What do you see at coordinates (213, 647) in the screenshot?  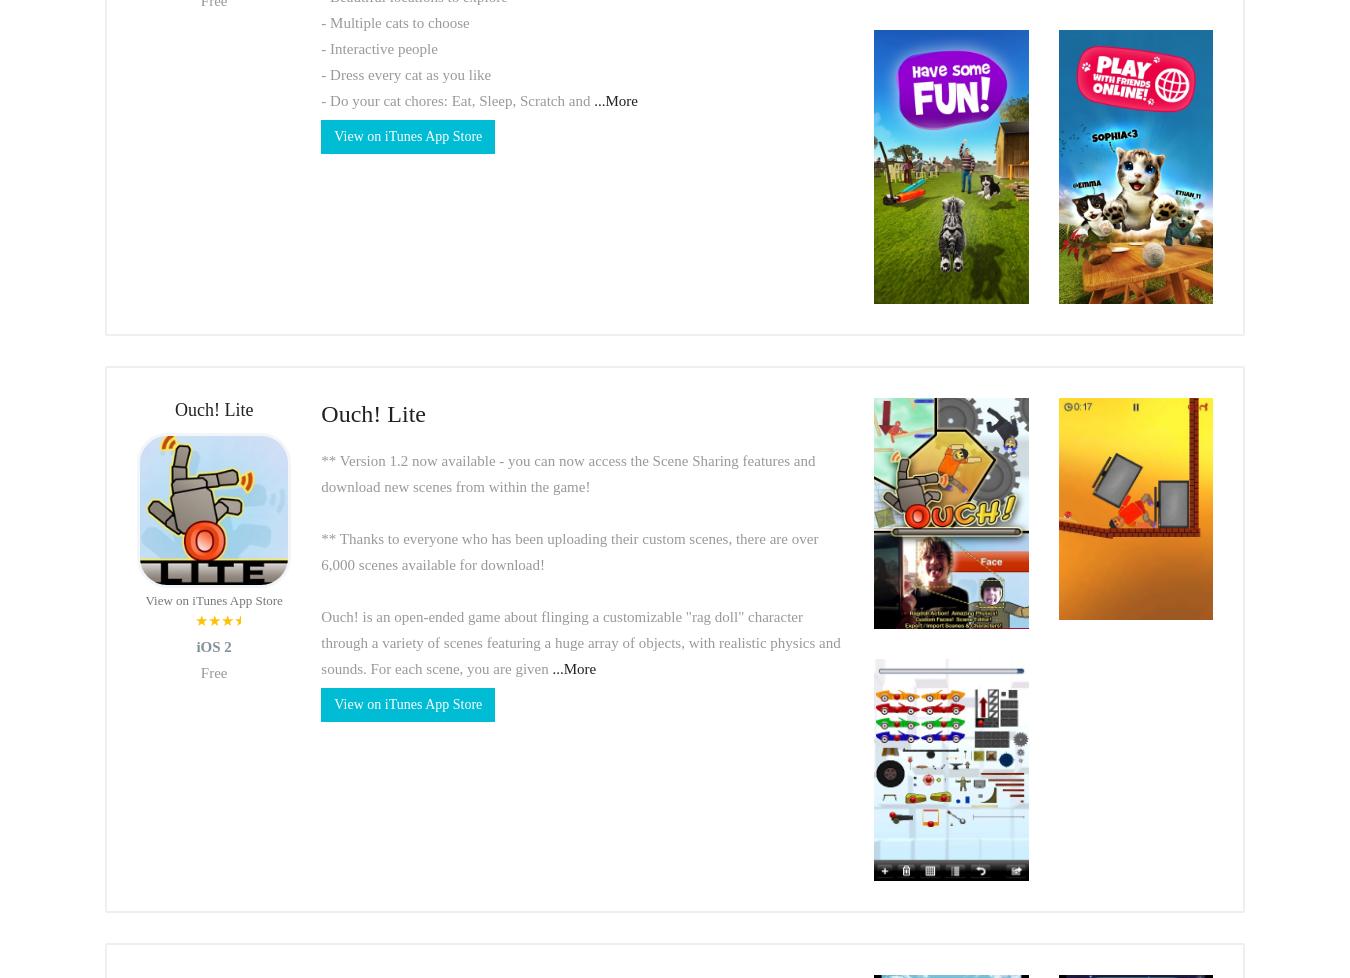 I see `'iOS 2'` at bounding box center [213, 647].